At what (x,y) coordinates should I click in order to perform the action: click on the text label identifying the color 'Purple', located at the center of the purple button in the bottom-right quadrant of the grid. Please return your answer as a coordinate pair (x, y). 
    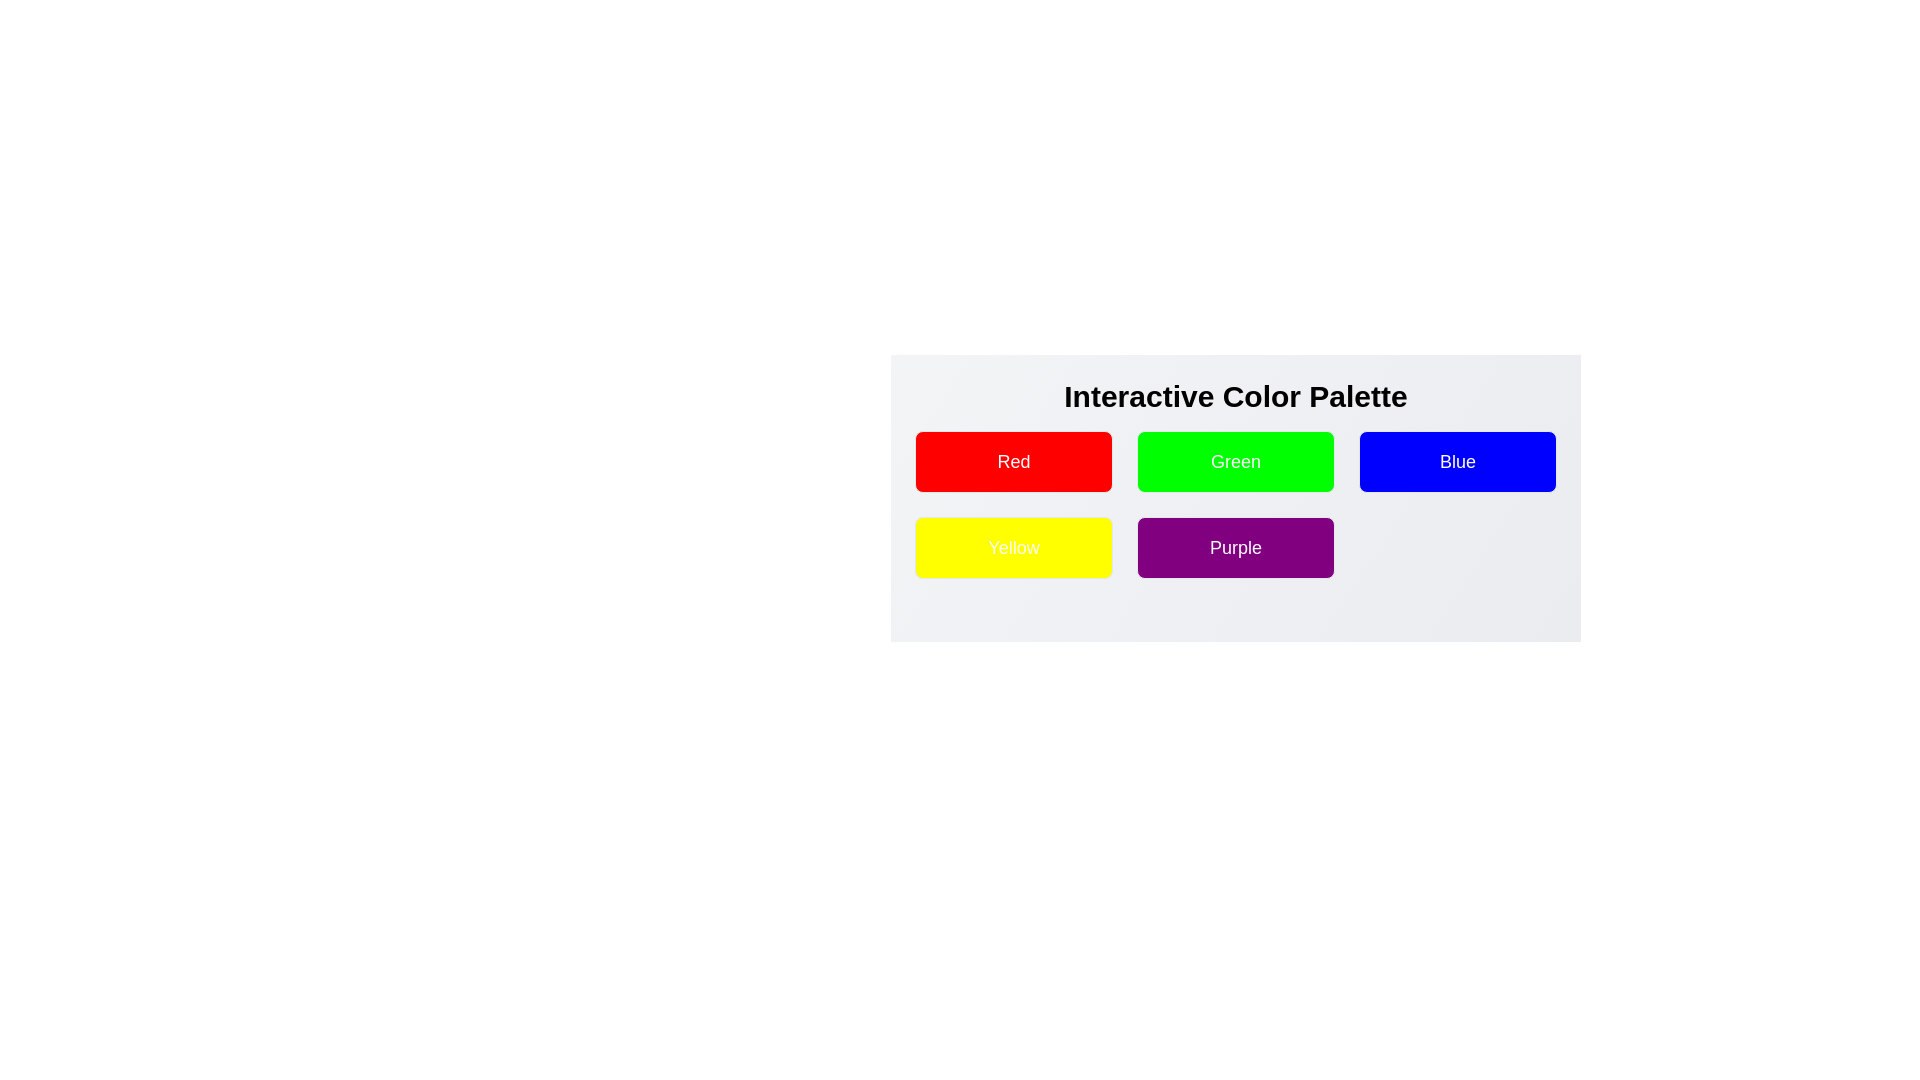
    Looking at the image, I should click on (1235, 547).